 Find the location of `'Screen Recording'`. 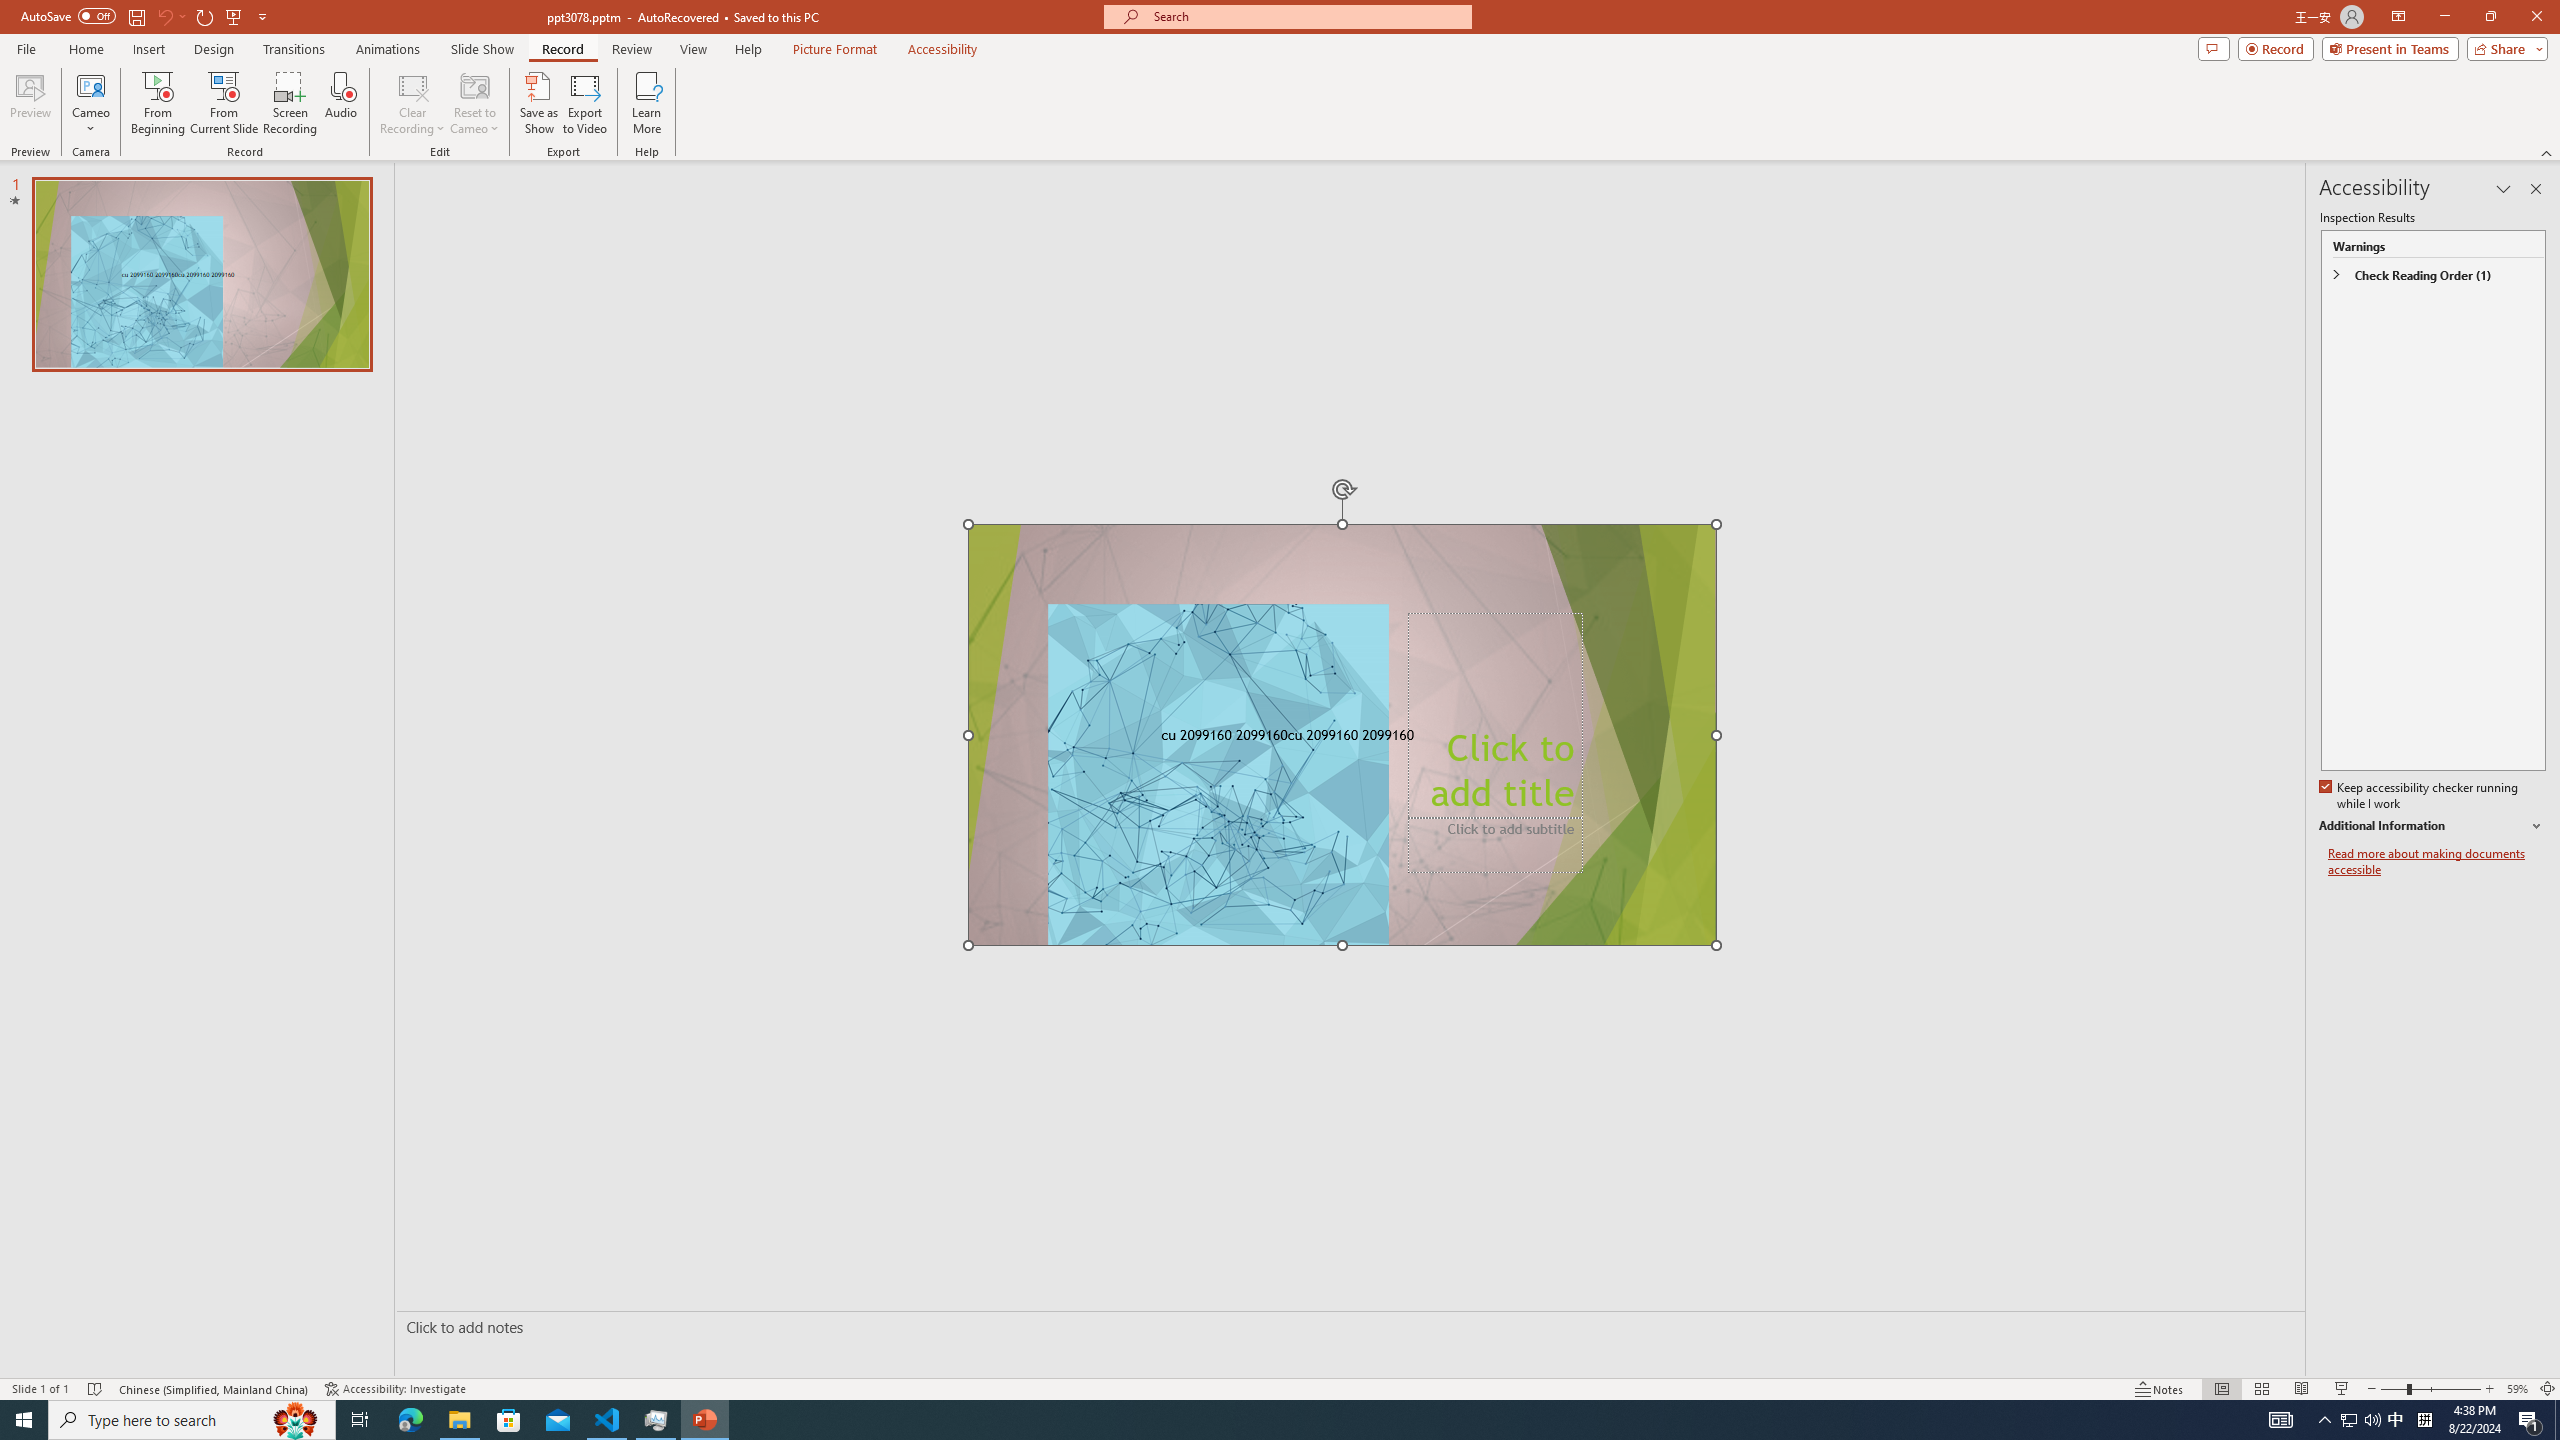

'Screen Recording' is located at coordinates (289, 103).